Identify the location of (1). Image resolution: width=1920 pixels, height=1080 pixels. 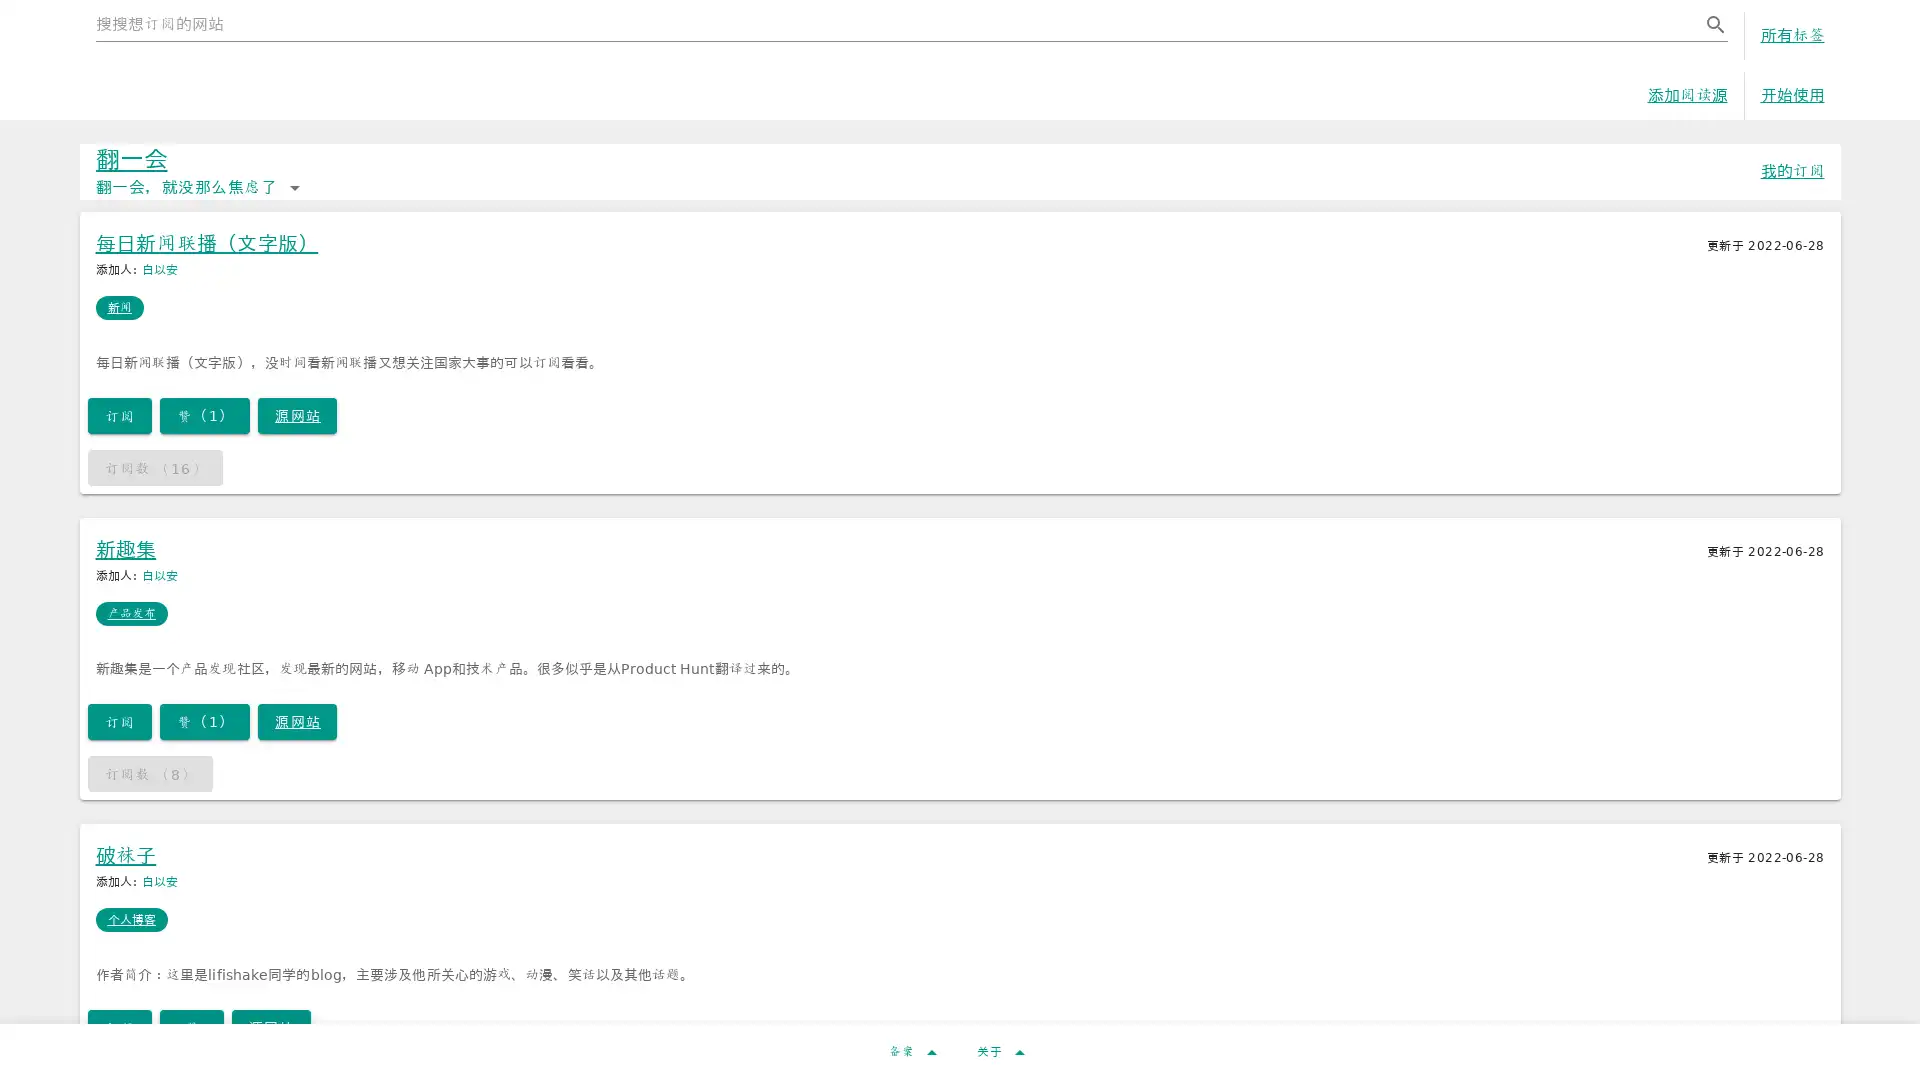
(204, 729).